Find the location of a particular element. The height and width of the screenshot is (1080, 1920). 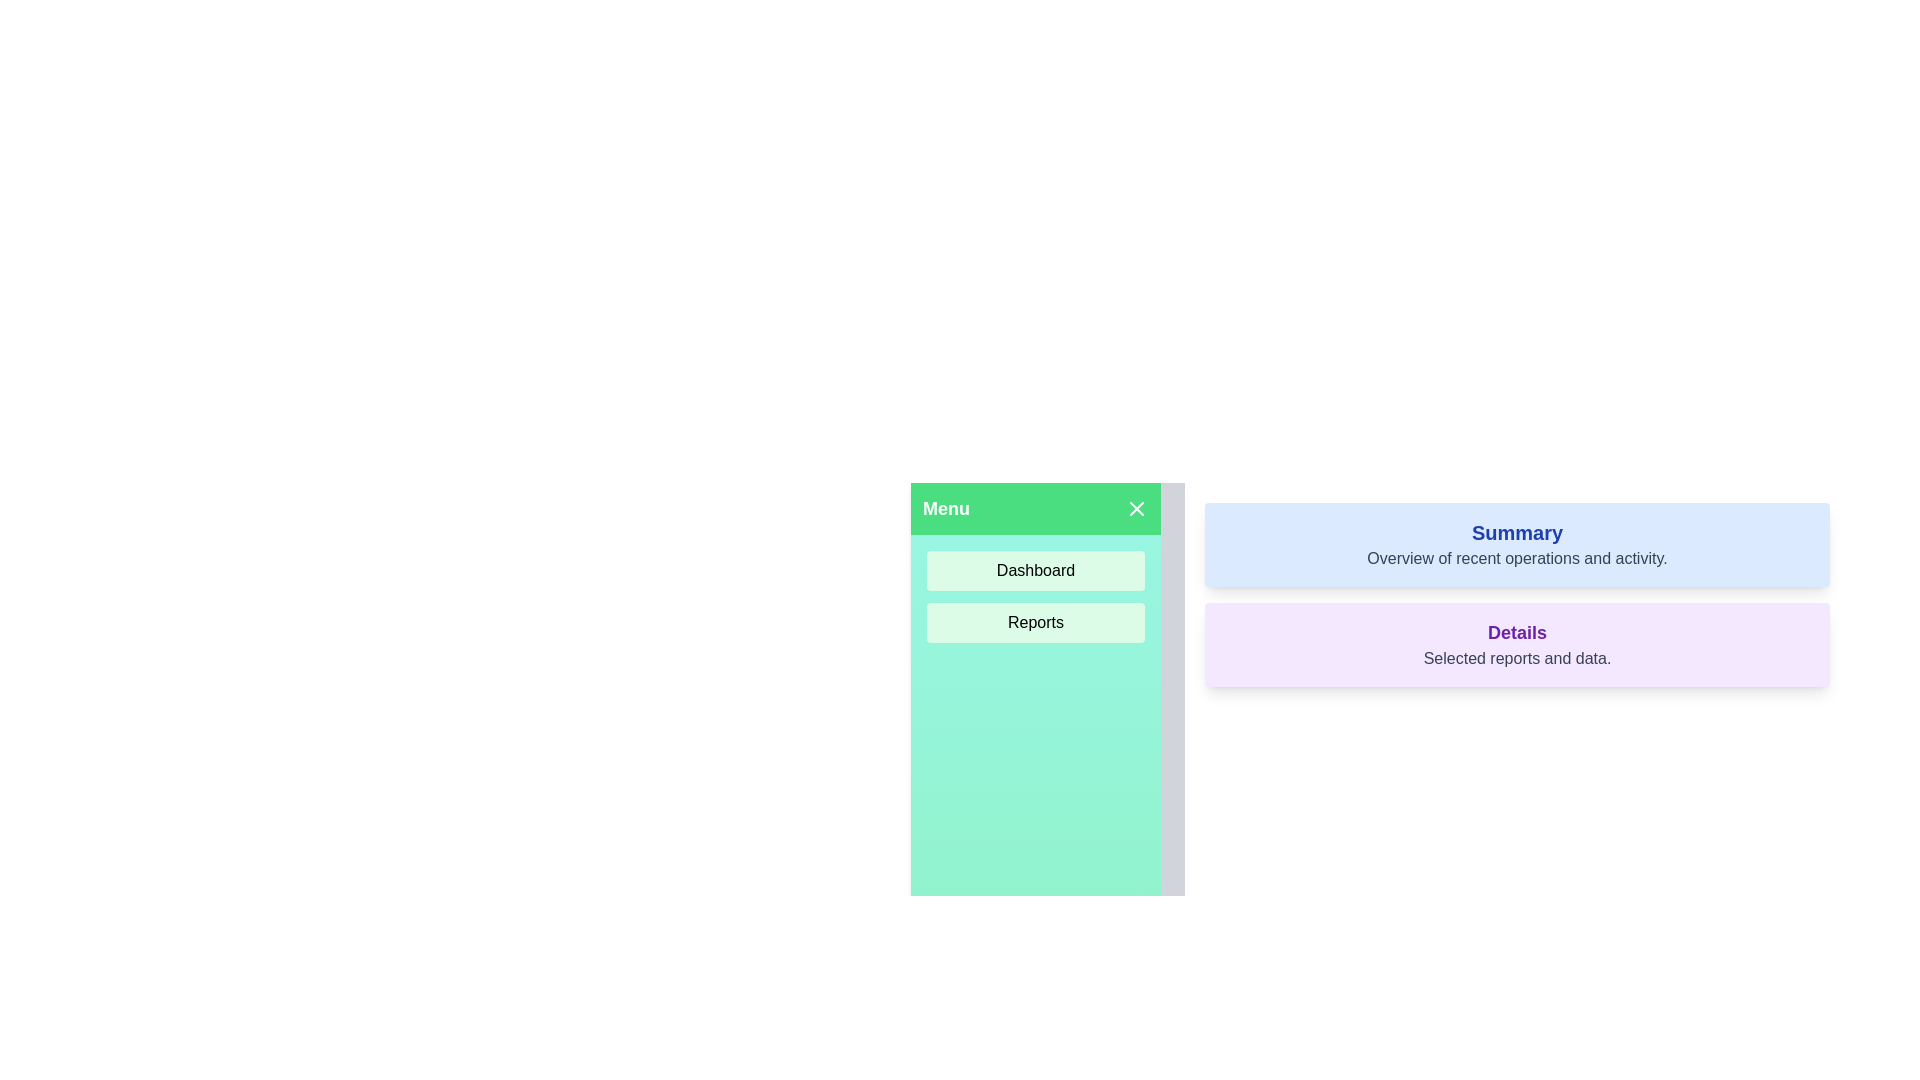

the 'Dashboard' button, which is a rectangular button with rounded corners and a light green background is located at coordinates (1036, 570).